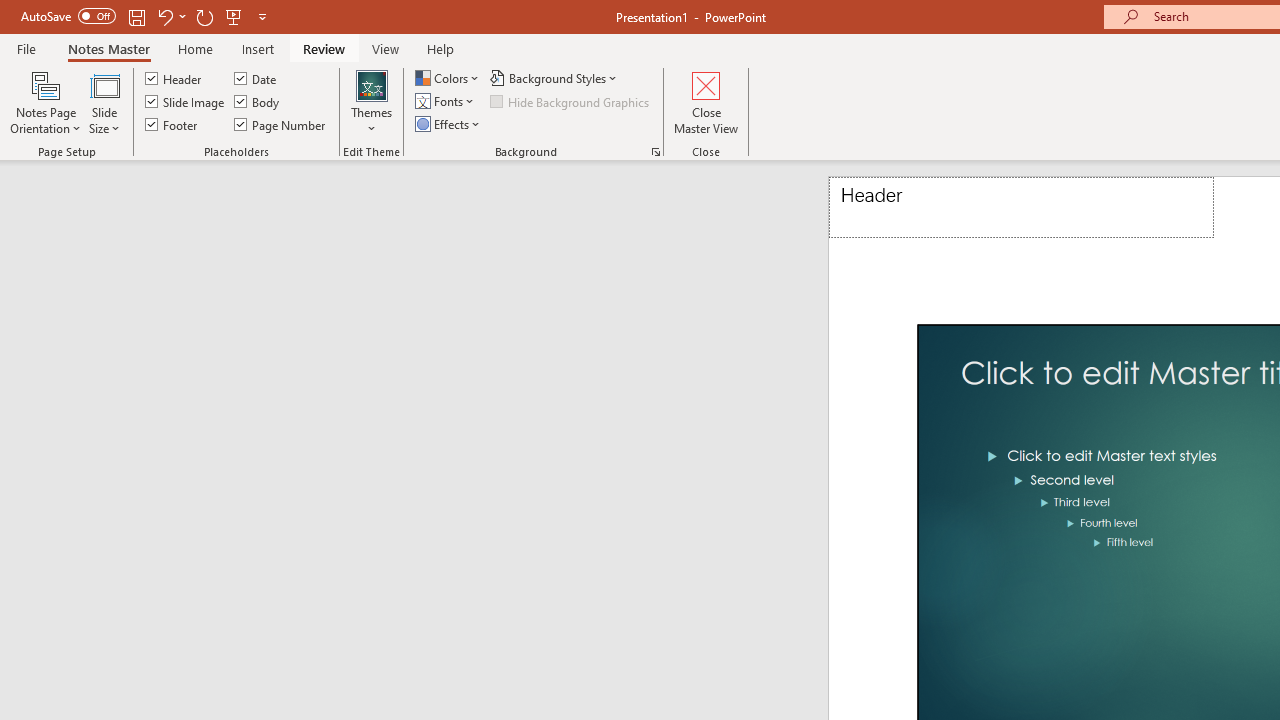 This screenshot has height=720, width=1280. I want to click on 'Body', so click(256, 101).